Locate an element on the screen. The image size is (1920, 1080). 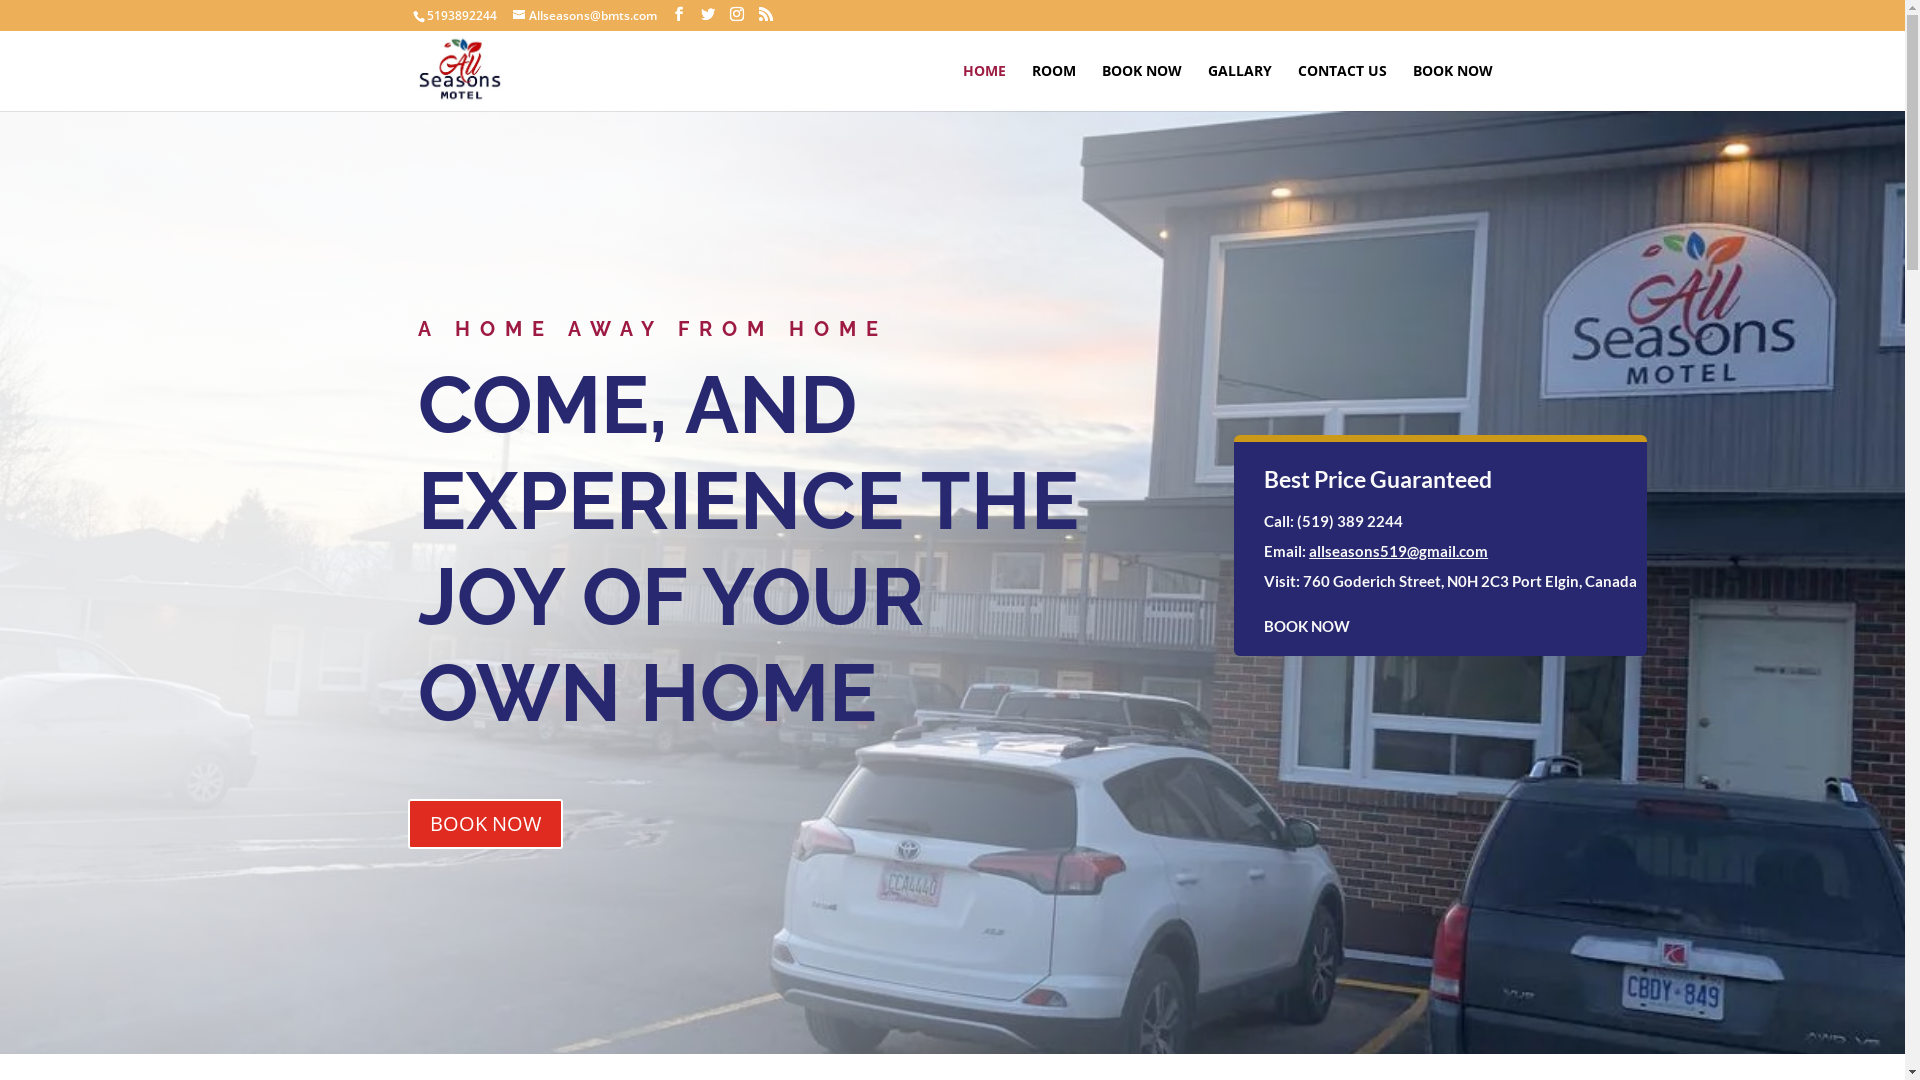
'HOME' is located at coordinates (983, 86).